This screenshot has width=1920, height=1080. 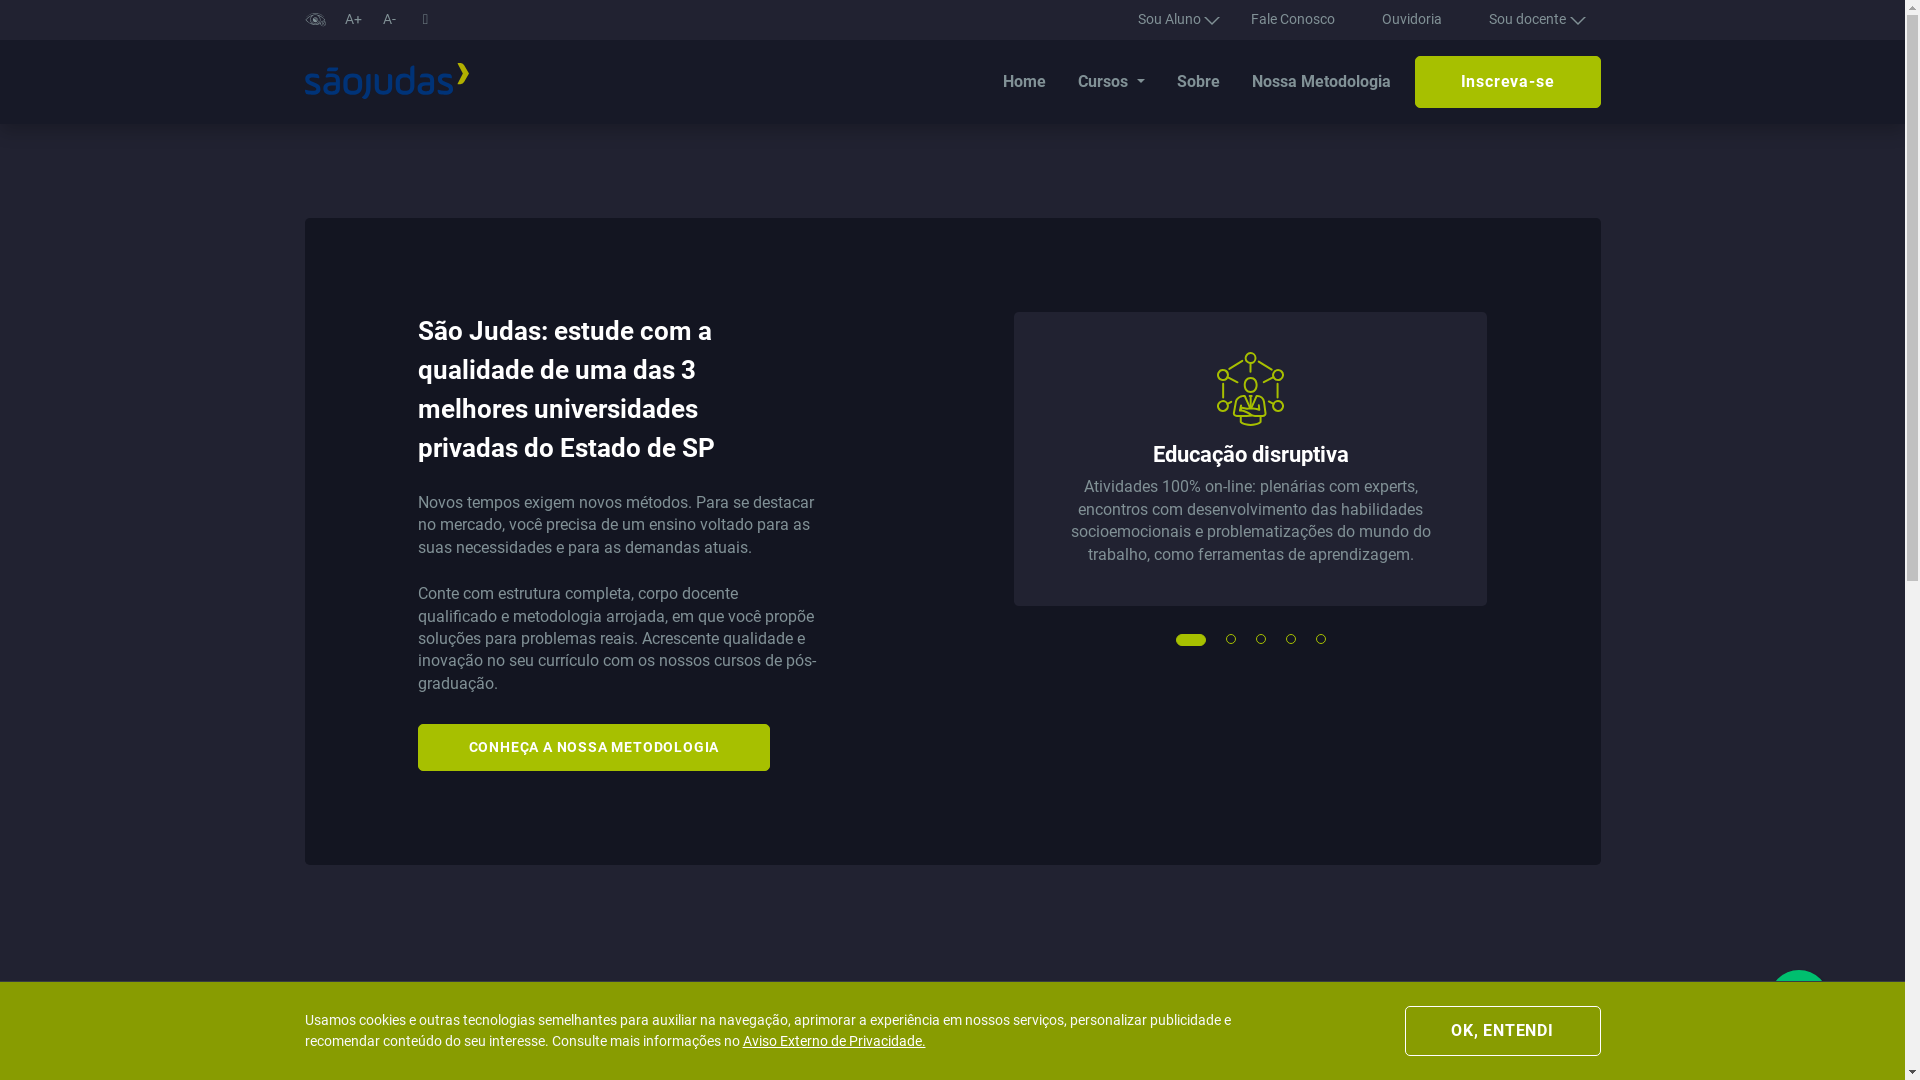 What do you see at coordinates (1507, 80) in the screenshot?
I see `'Inscreva-se'` at bounding box center [1507, 80].